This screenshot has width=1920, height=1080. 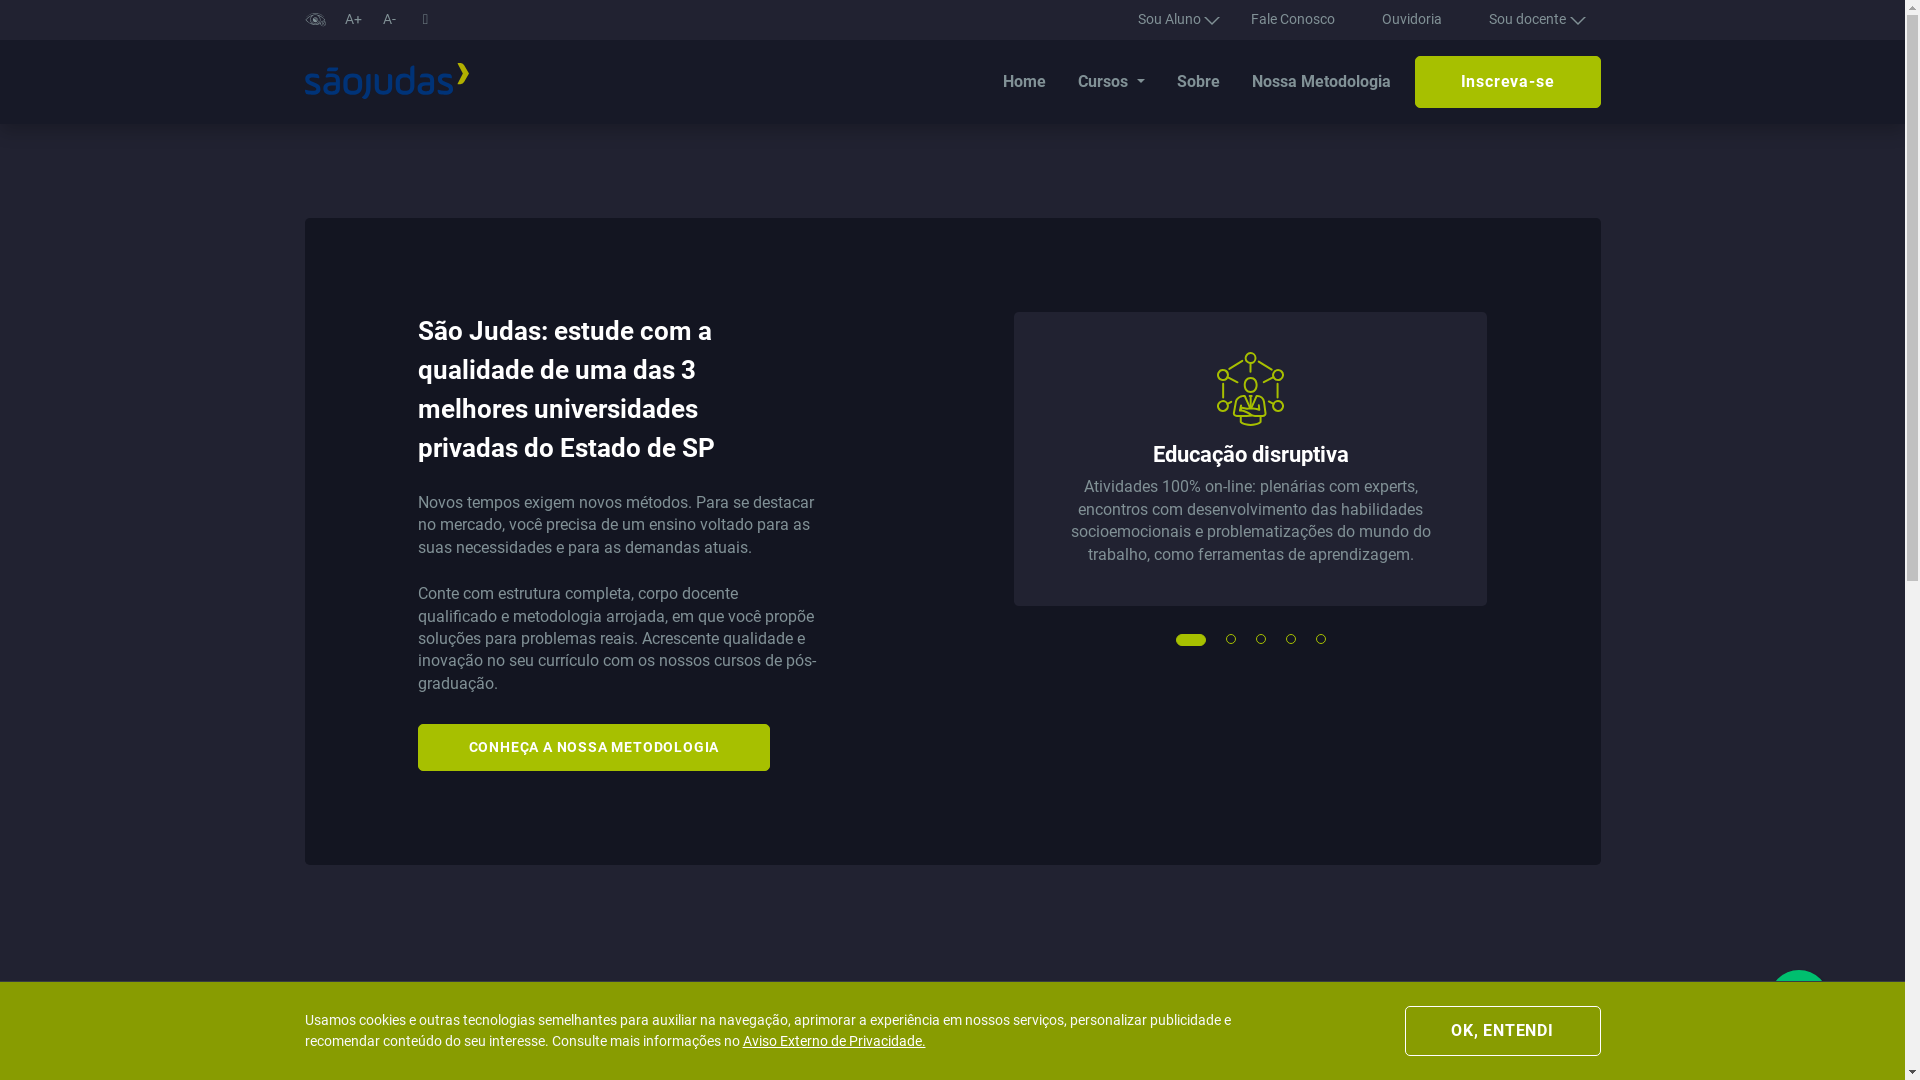 What do you see at coordinates (1507, 80) in the screenshot?
I see `'Inscreva-se'` at bounding box center [1507, 80].